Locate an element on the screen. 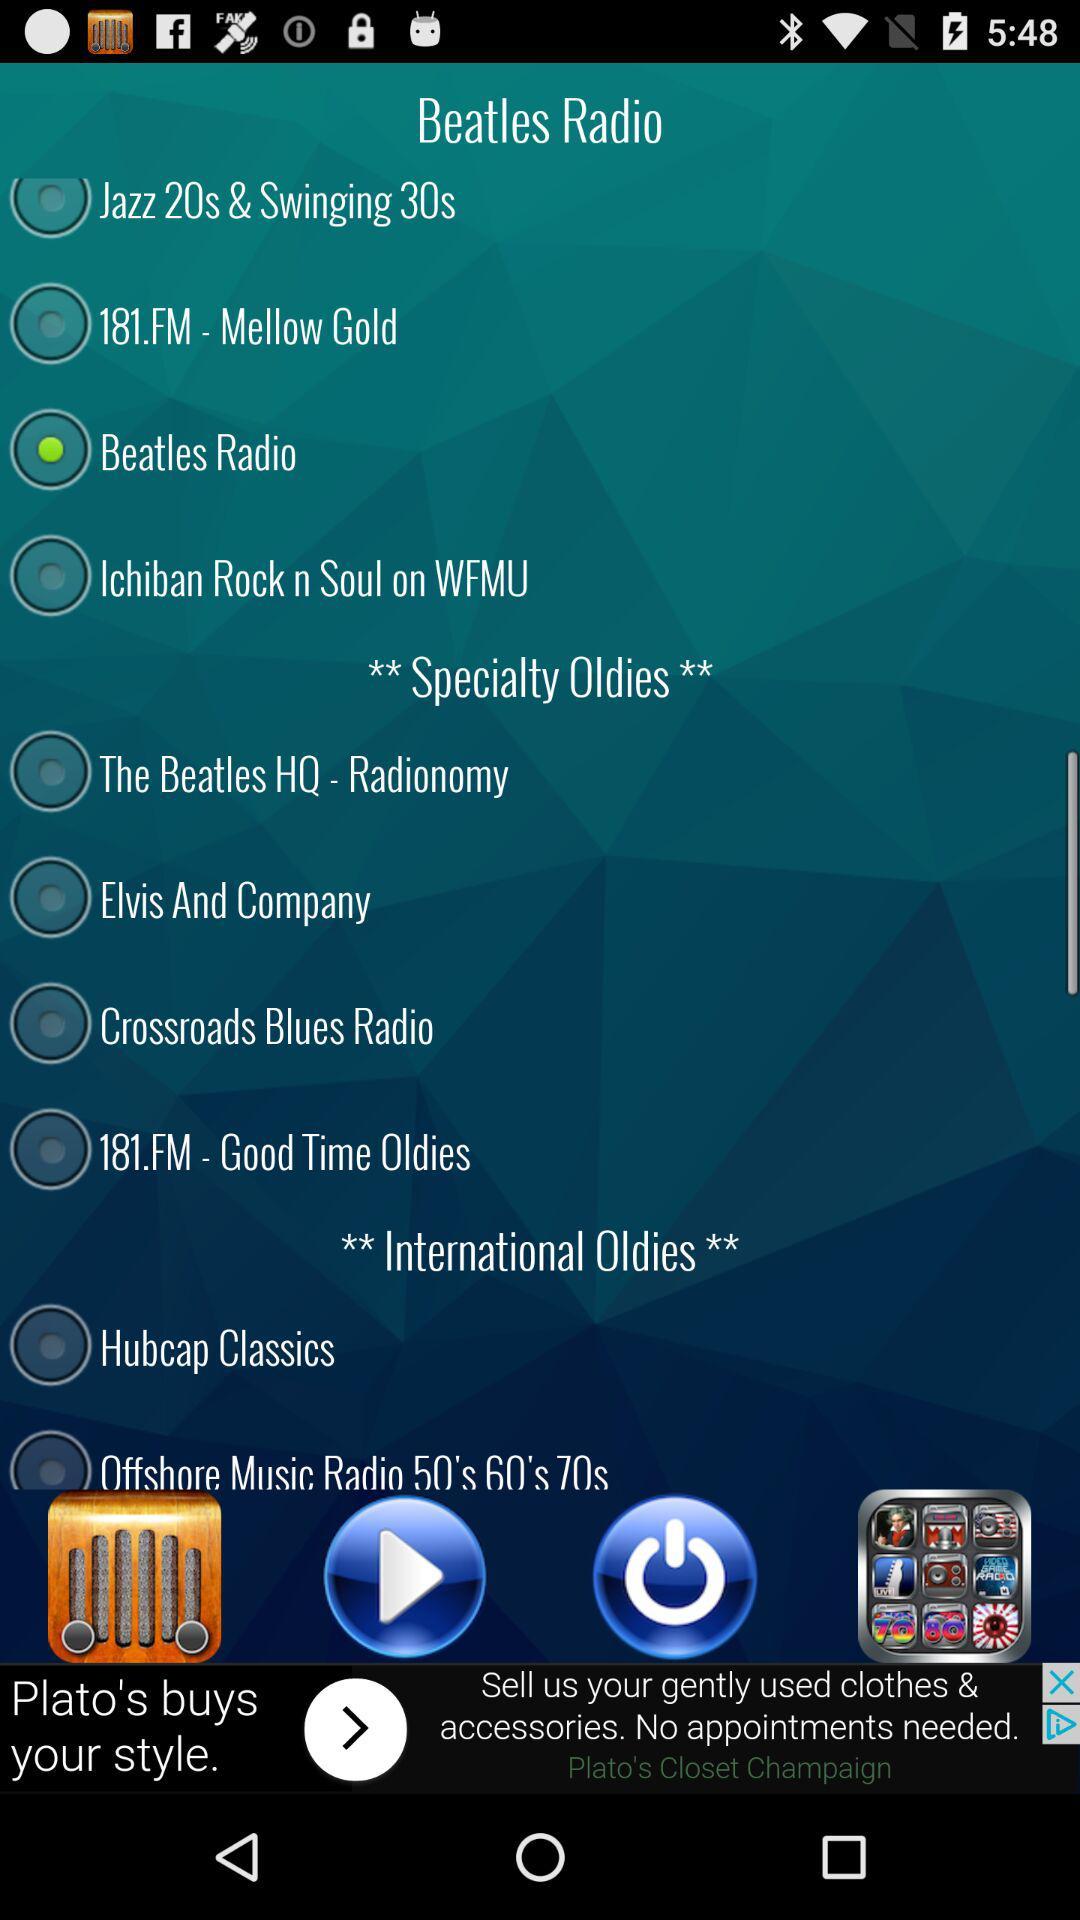  play is located at coordinates (405, 1575).